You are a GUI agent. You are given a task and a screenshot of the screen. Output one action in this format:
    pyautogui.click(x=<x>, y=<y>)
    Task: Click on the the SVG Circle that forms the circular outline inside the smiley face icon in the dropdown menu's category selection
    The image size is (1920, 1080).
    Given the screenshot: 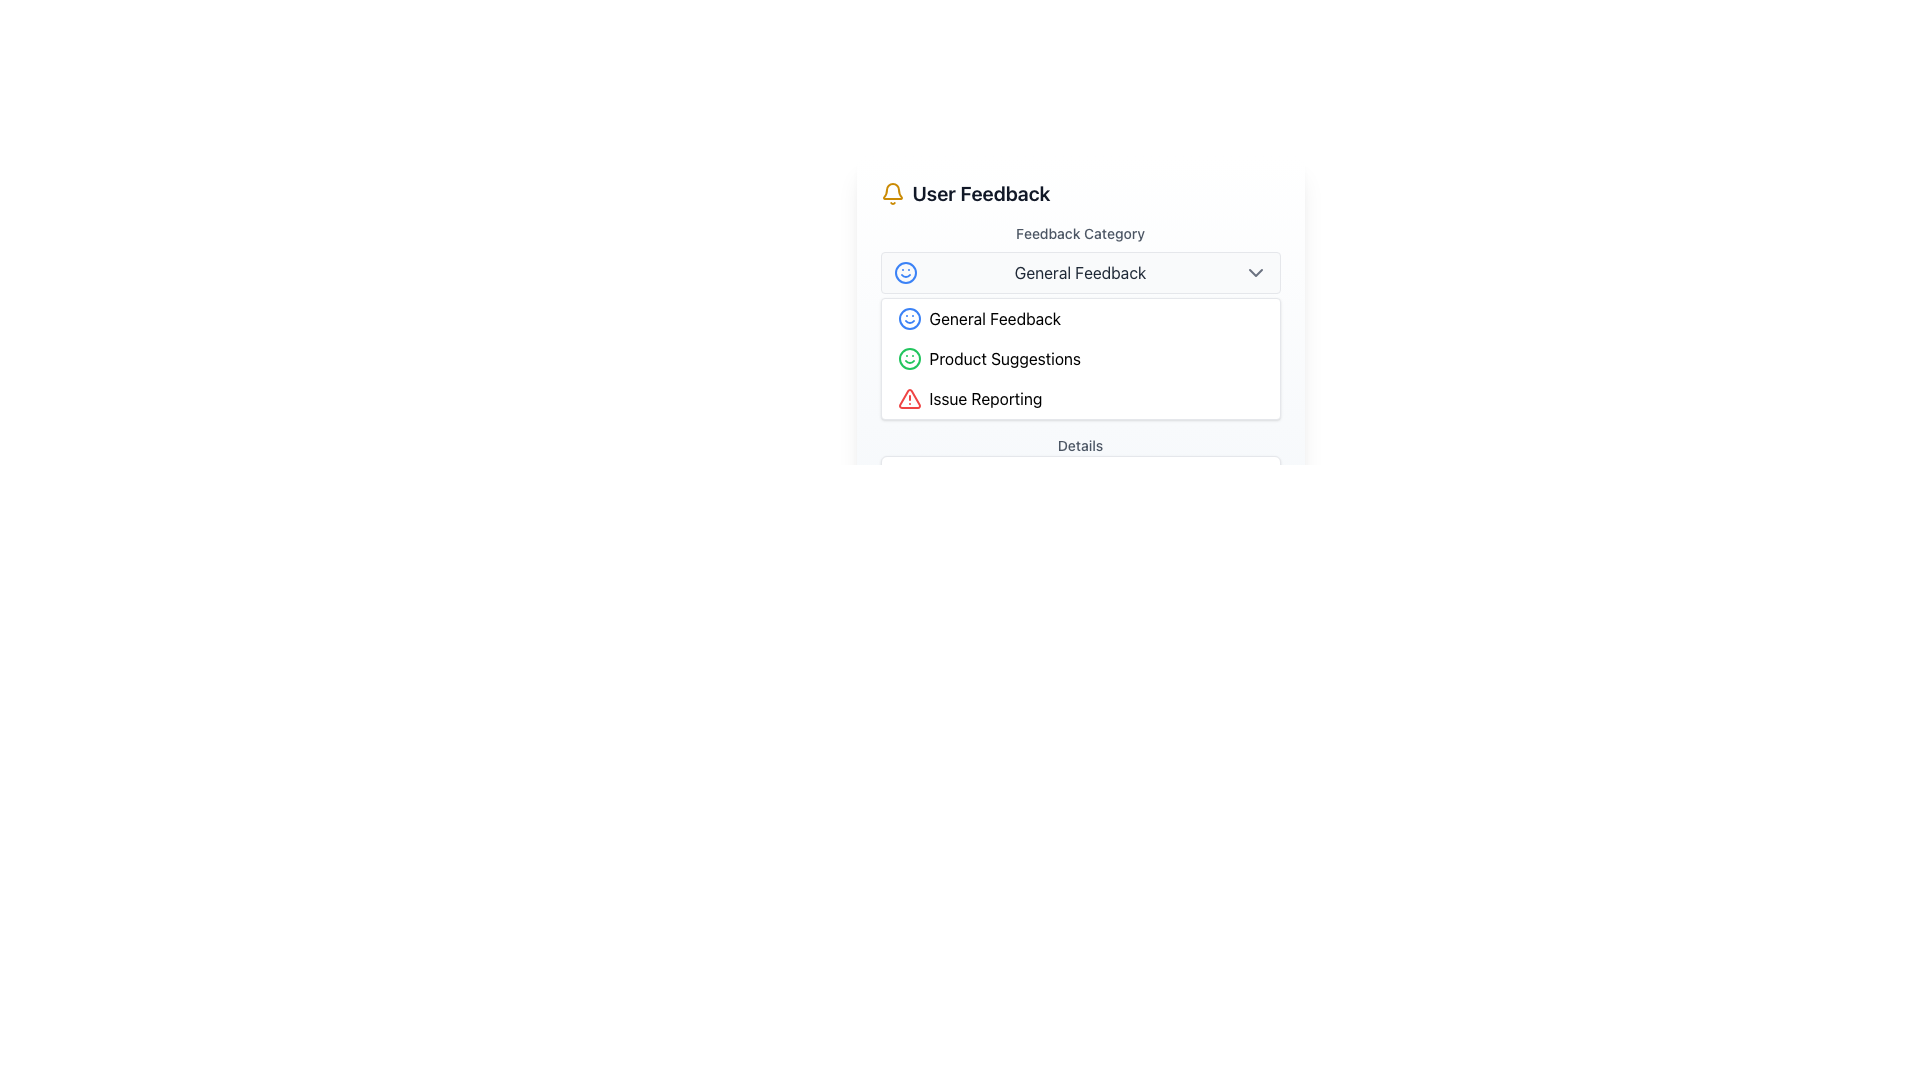 What is the action you would take?
    pyautogui.click(x=904, y=273)
    